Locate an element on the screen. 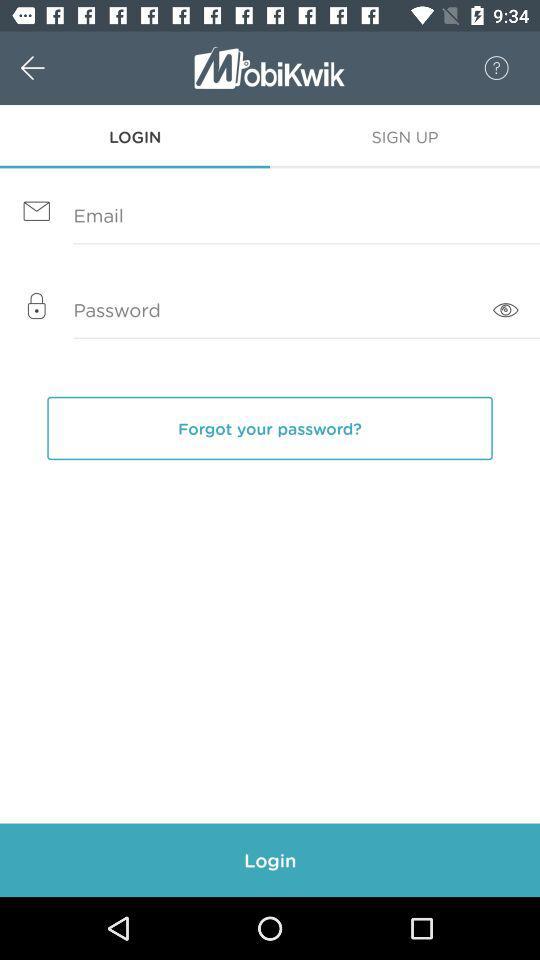 The height and width of the screenshot is (960, 540). email is located at coordinates (270, 216).